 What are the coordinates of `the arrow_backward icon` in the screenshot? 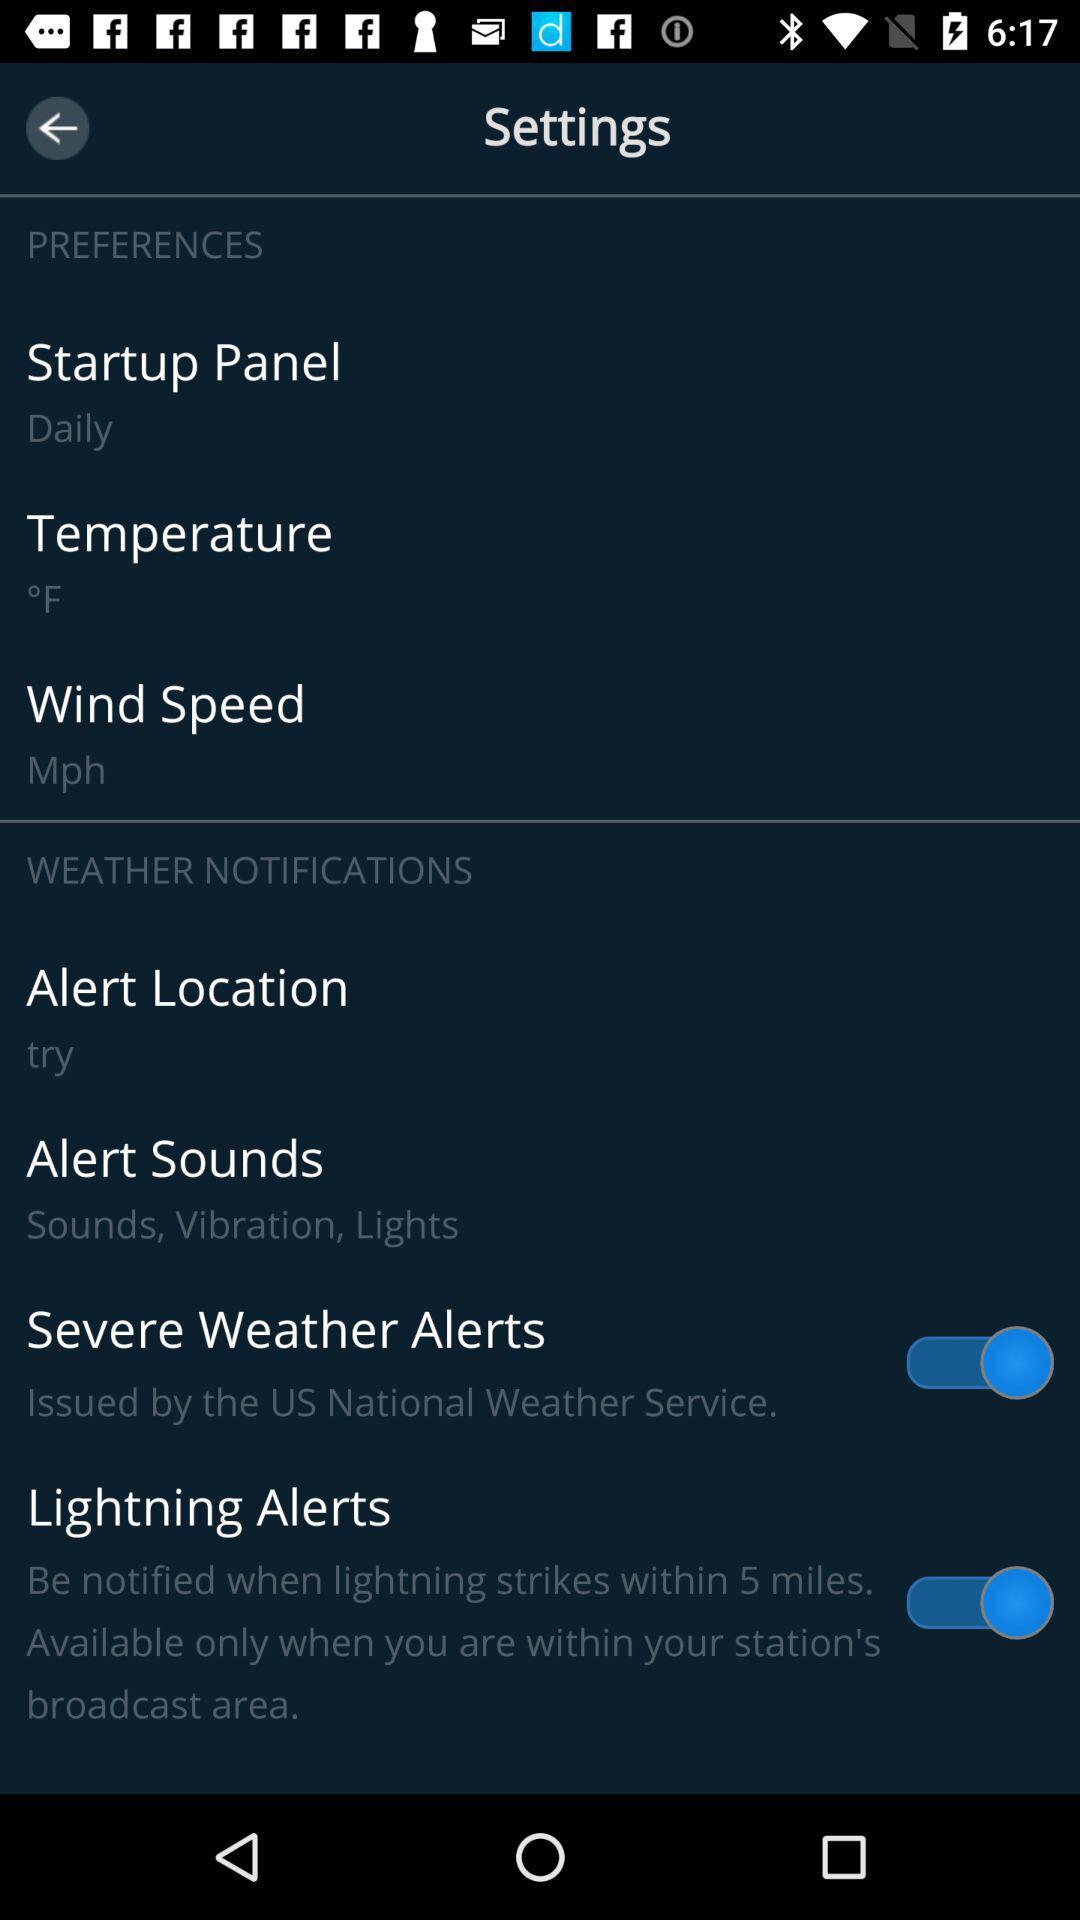 It's located at (56, 127).